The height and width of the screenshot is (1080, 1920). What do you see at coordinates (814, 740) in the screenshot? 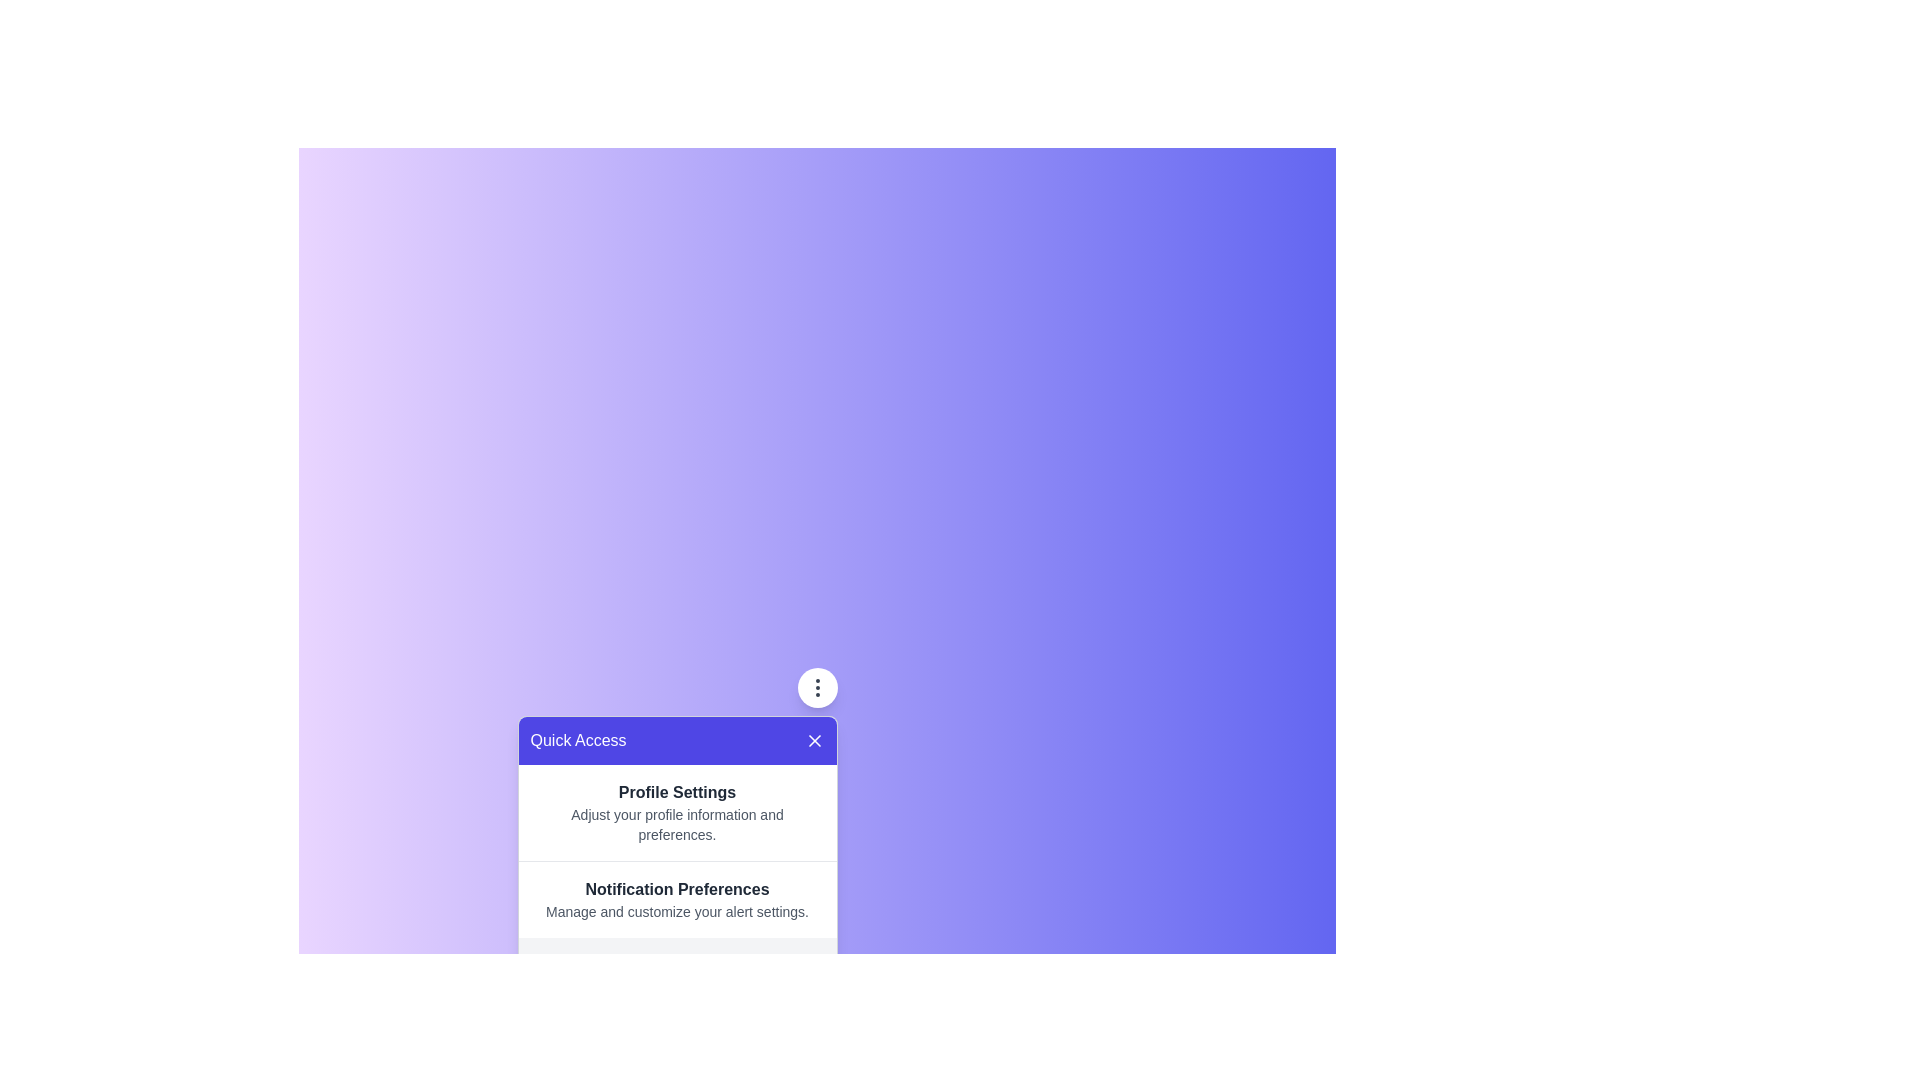
I see `the close button located at the top-right corner of the 'Quick Access' panel` at bounding box center [814, 740].